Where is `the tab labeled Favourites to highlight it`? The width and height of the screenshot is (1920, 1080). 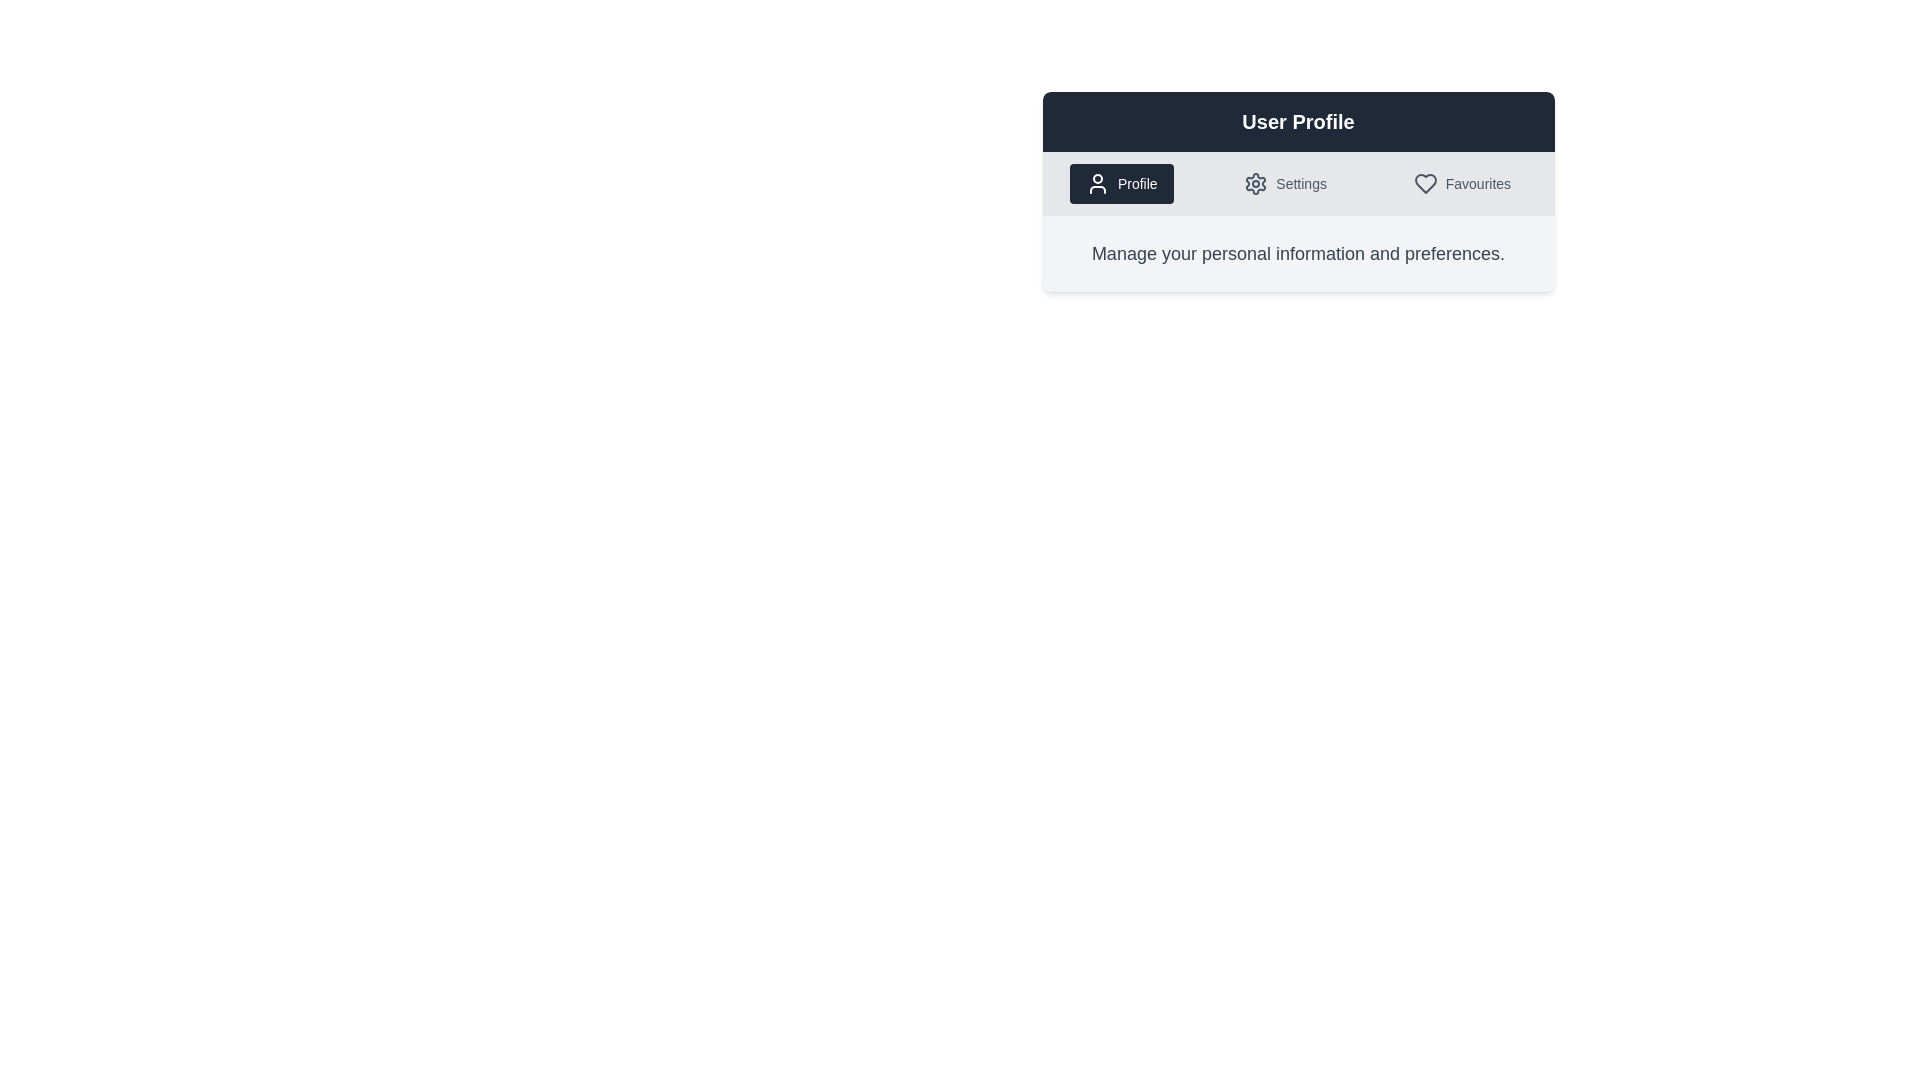 the tab labeled Favourites to highlight it is located at coordinates (1462, 184).